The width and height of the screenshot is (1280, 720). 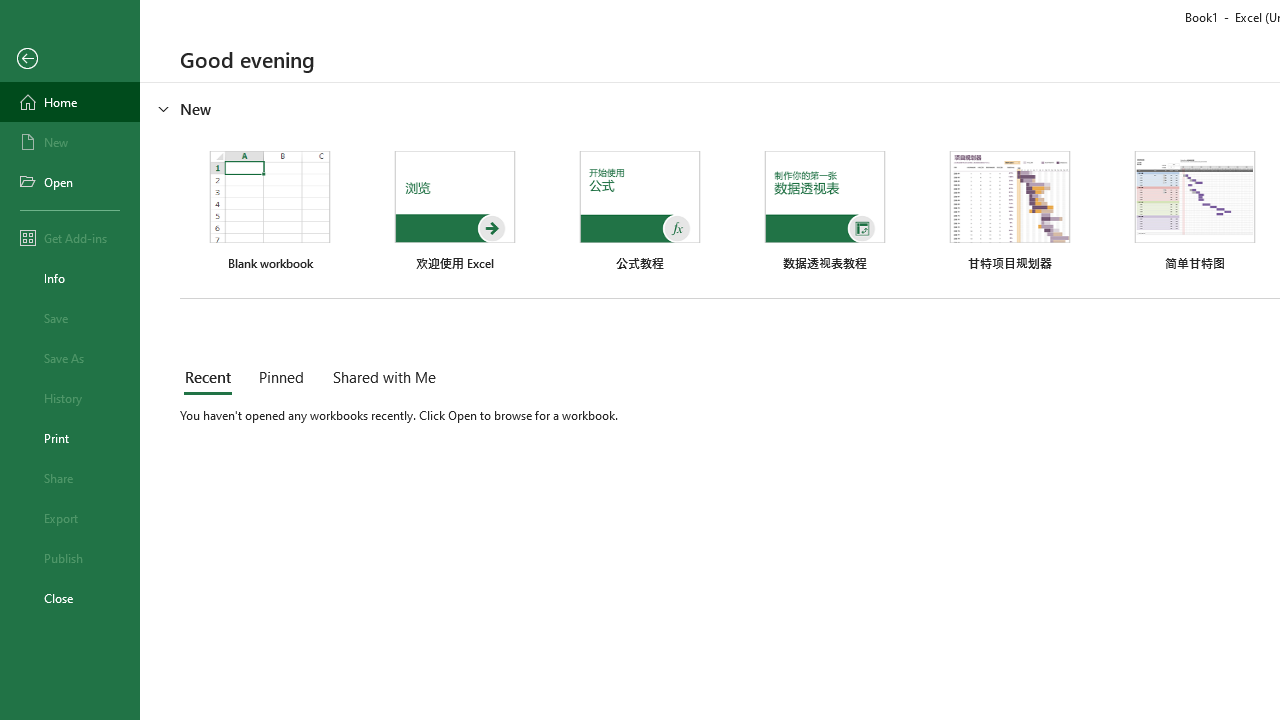 What do you see at coordinates (69, 517) in the screenshot?
I see `'Export'` at bounding box center [69, 517].